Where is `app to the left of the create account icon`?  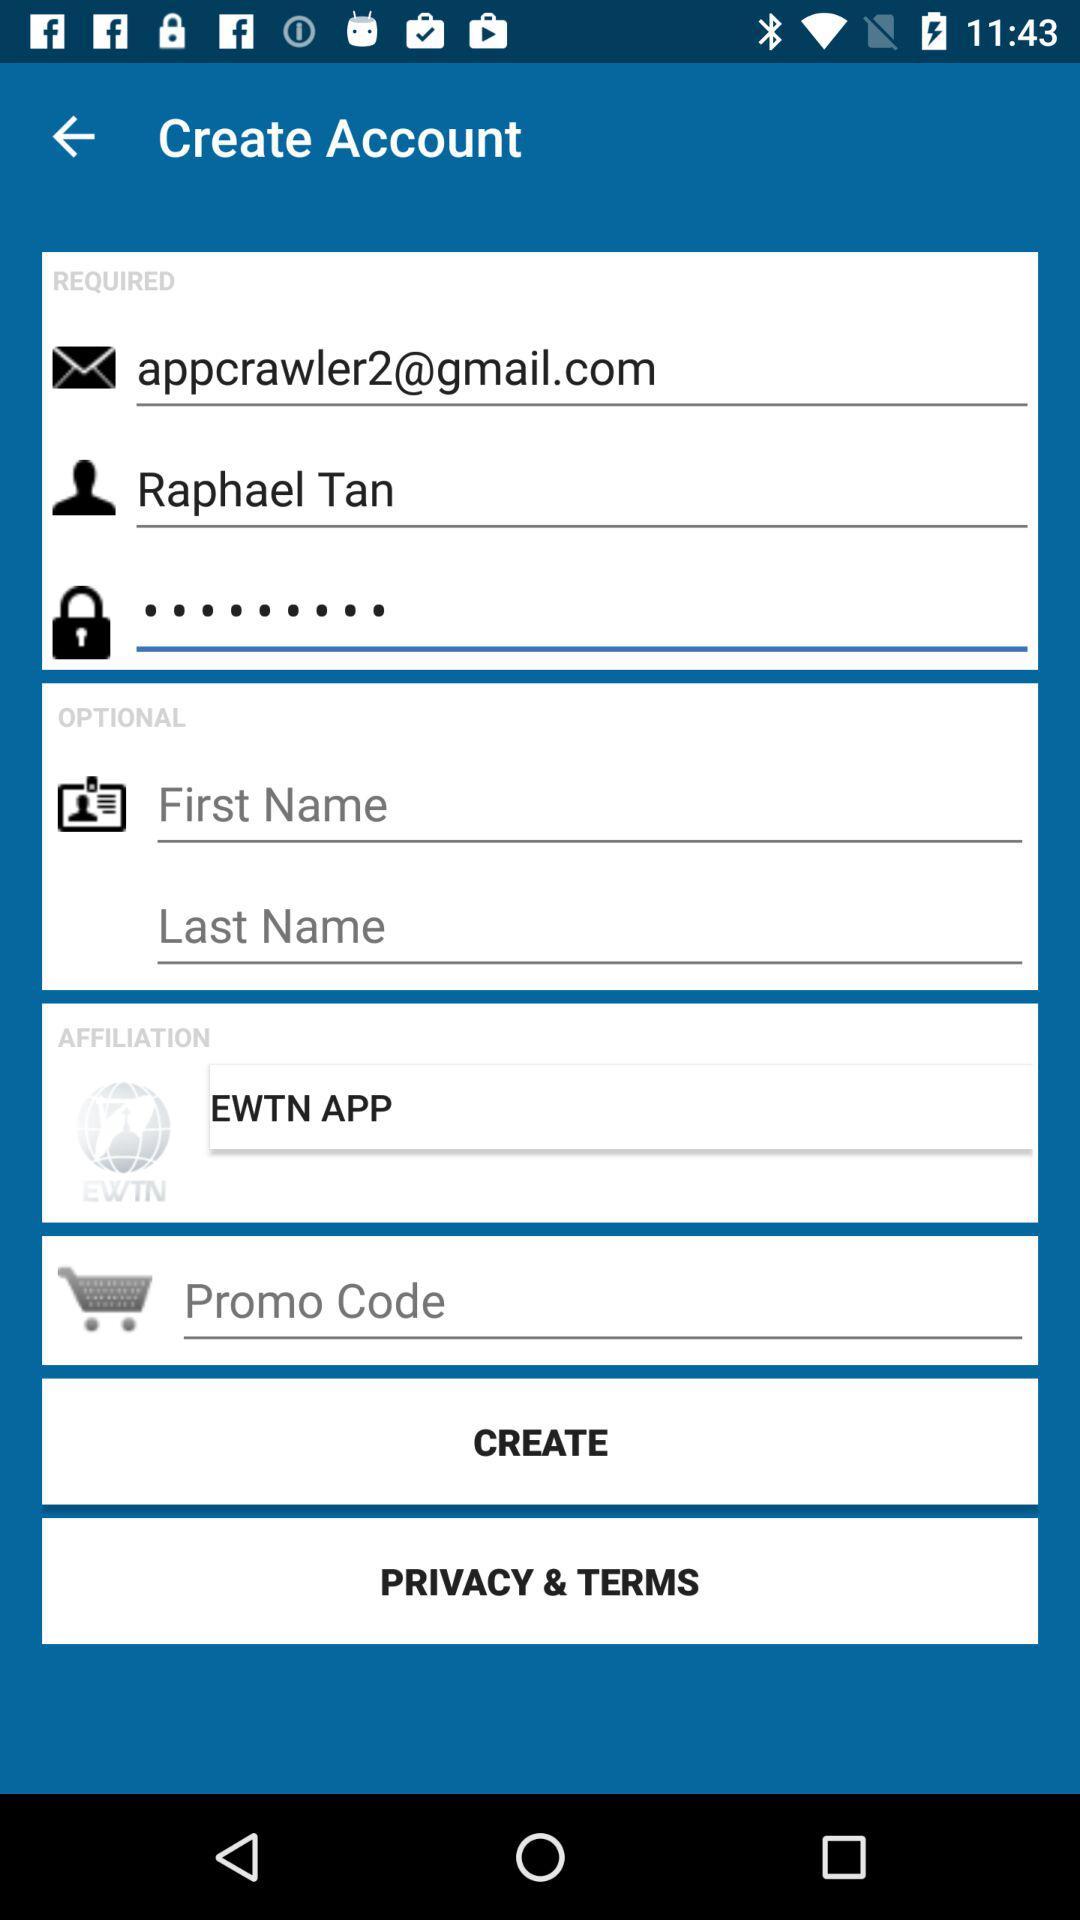
app to the left of the create account icon is located at coordinates (72, 135).